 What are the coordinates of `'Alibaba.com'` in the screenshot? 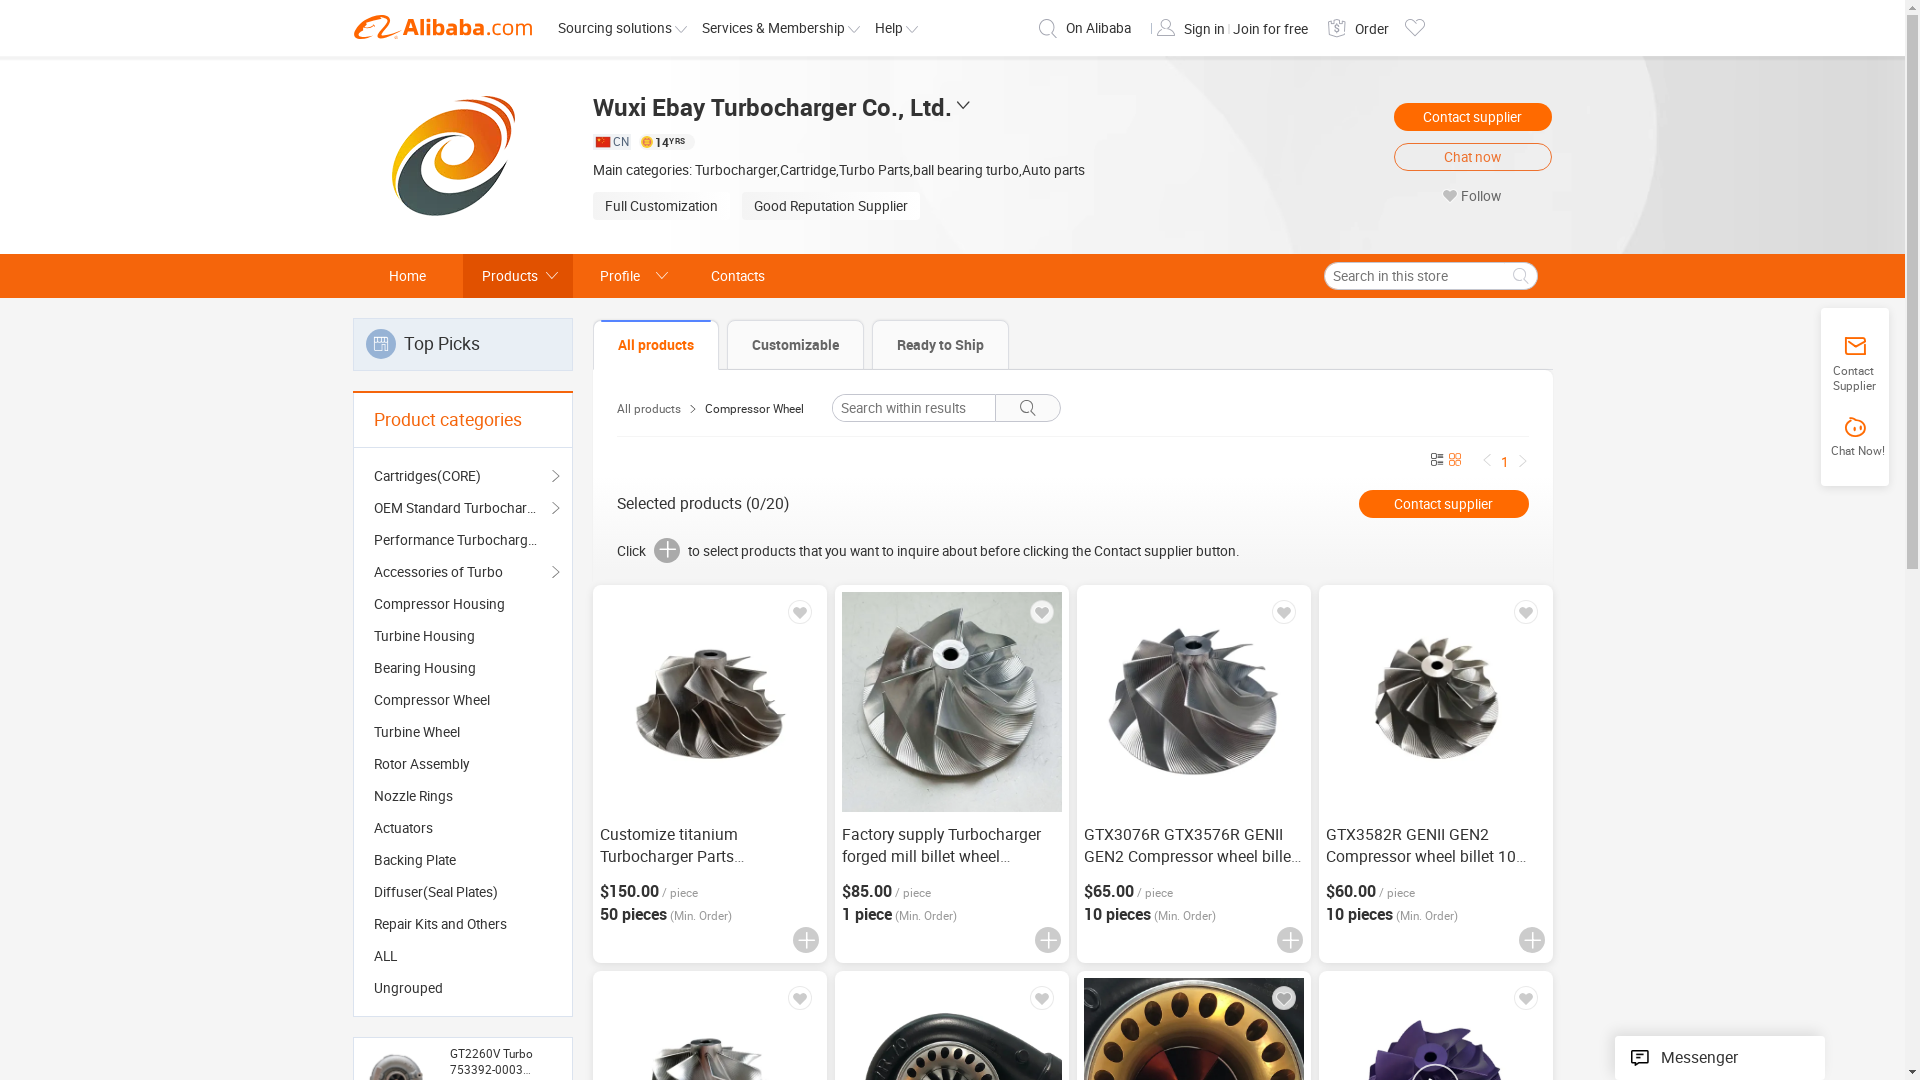 It's located at (440, 27).